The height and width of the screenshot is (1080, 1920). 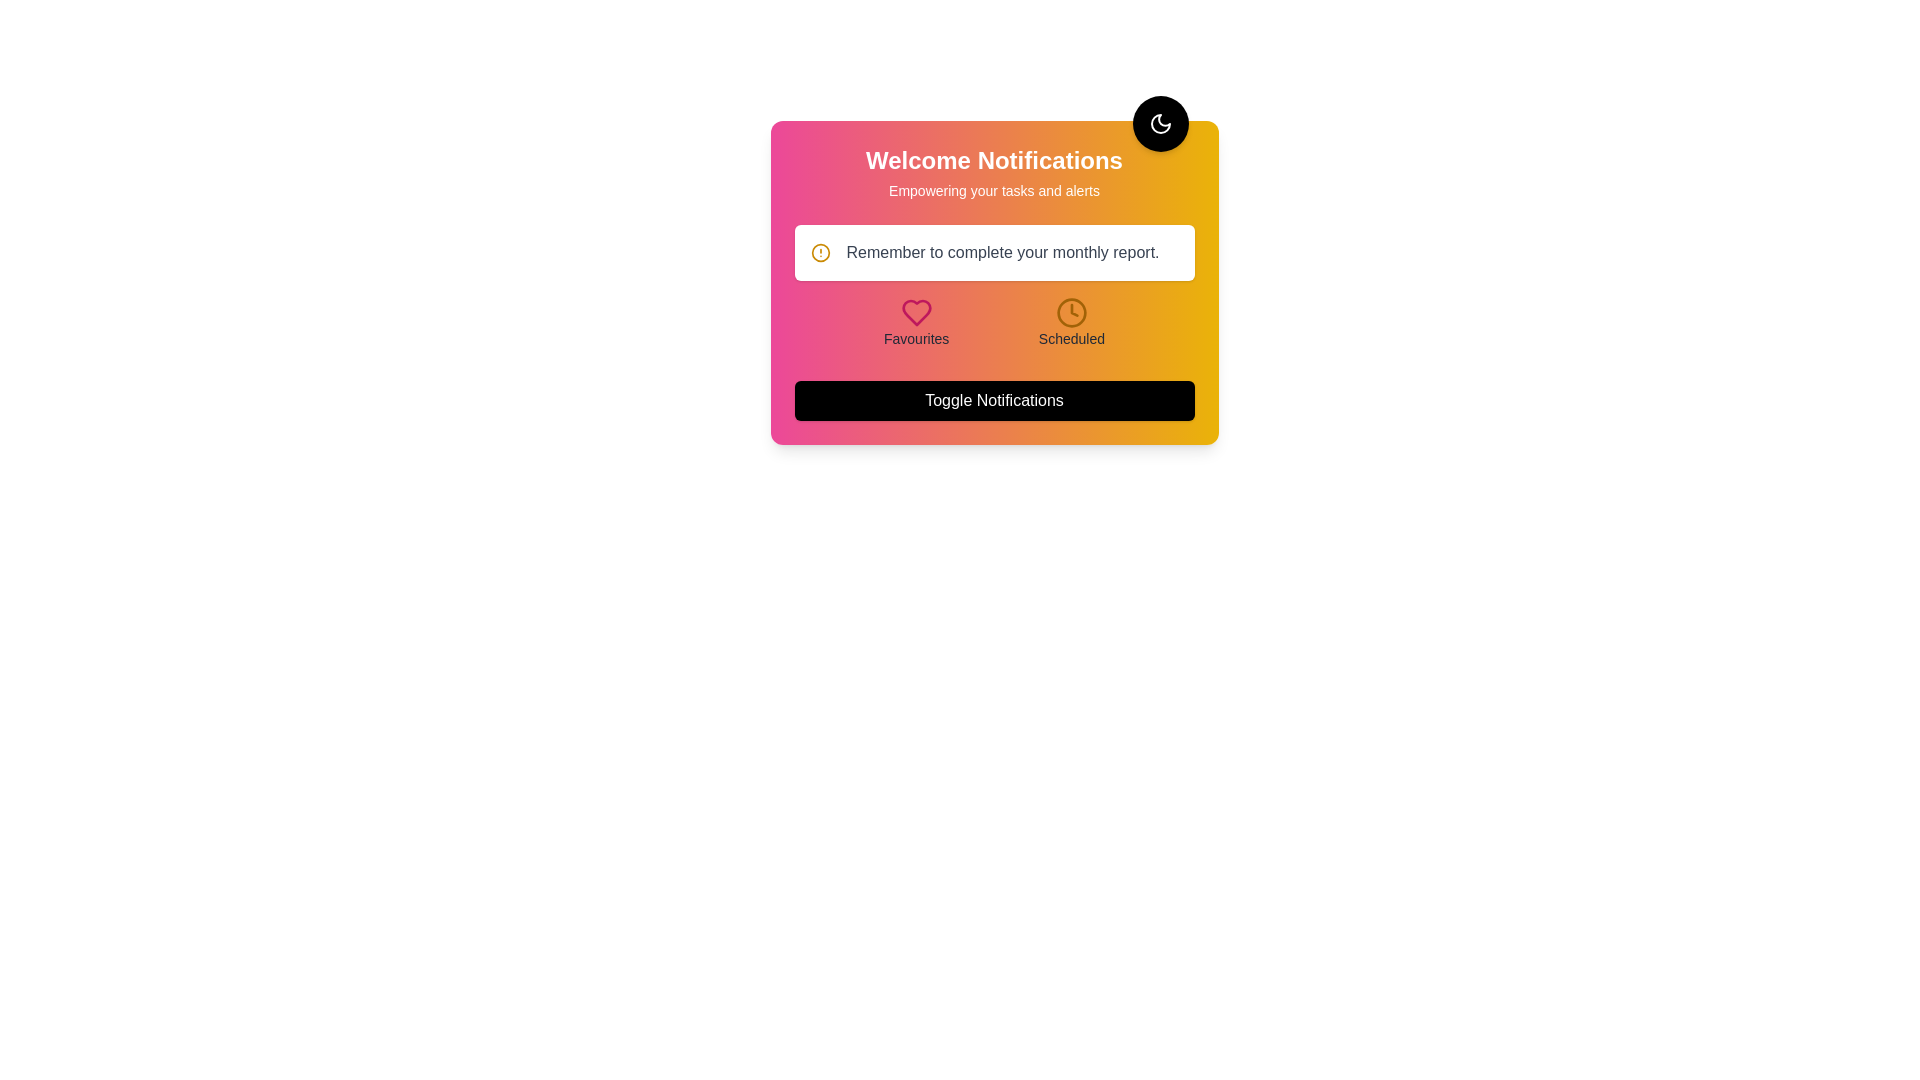 I want to click on the text label 'Favourites', which is styled with a smaller font size and dark gray color, located below the heart icon in the 'Welcome Notifications' box, so click(x=915, y=338).